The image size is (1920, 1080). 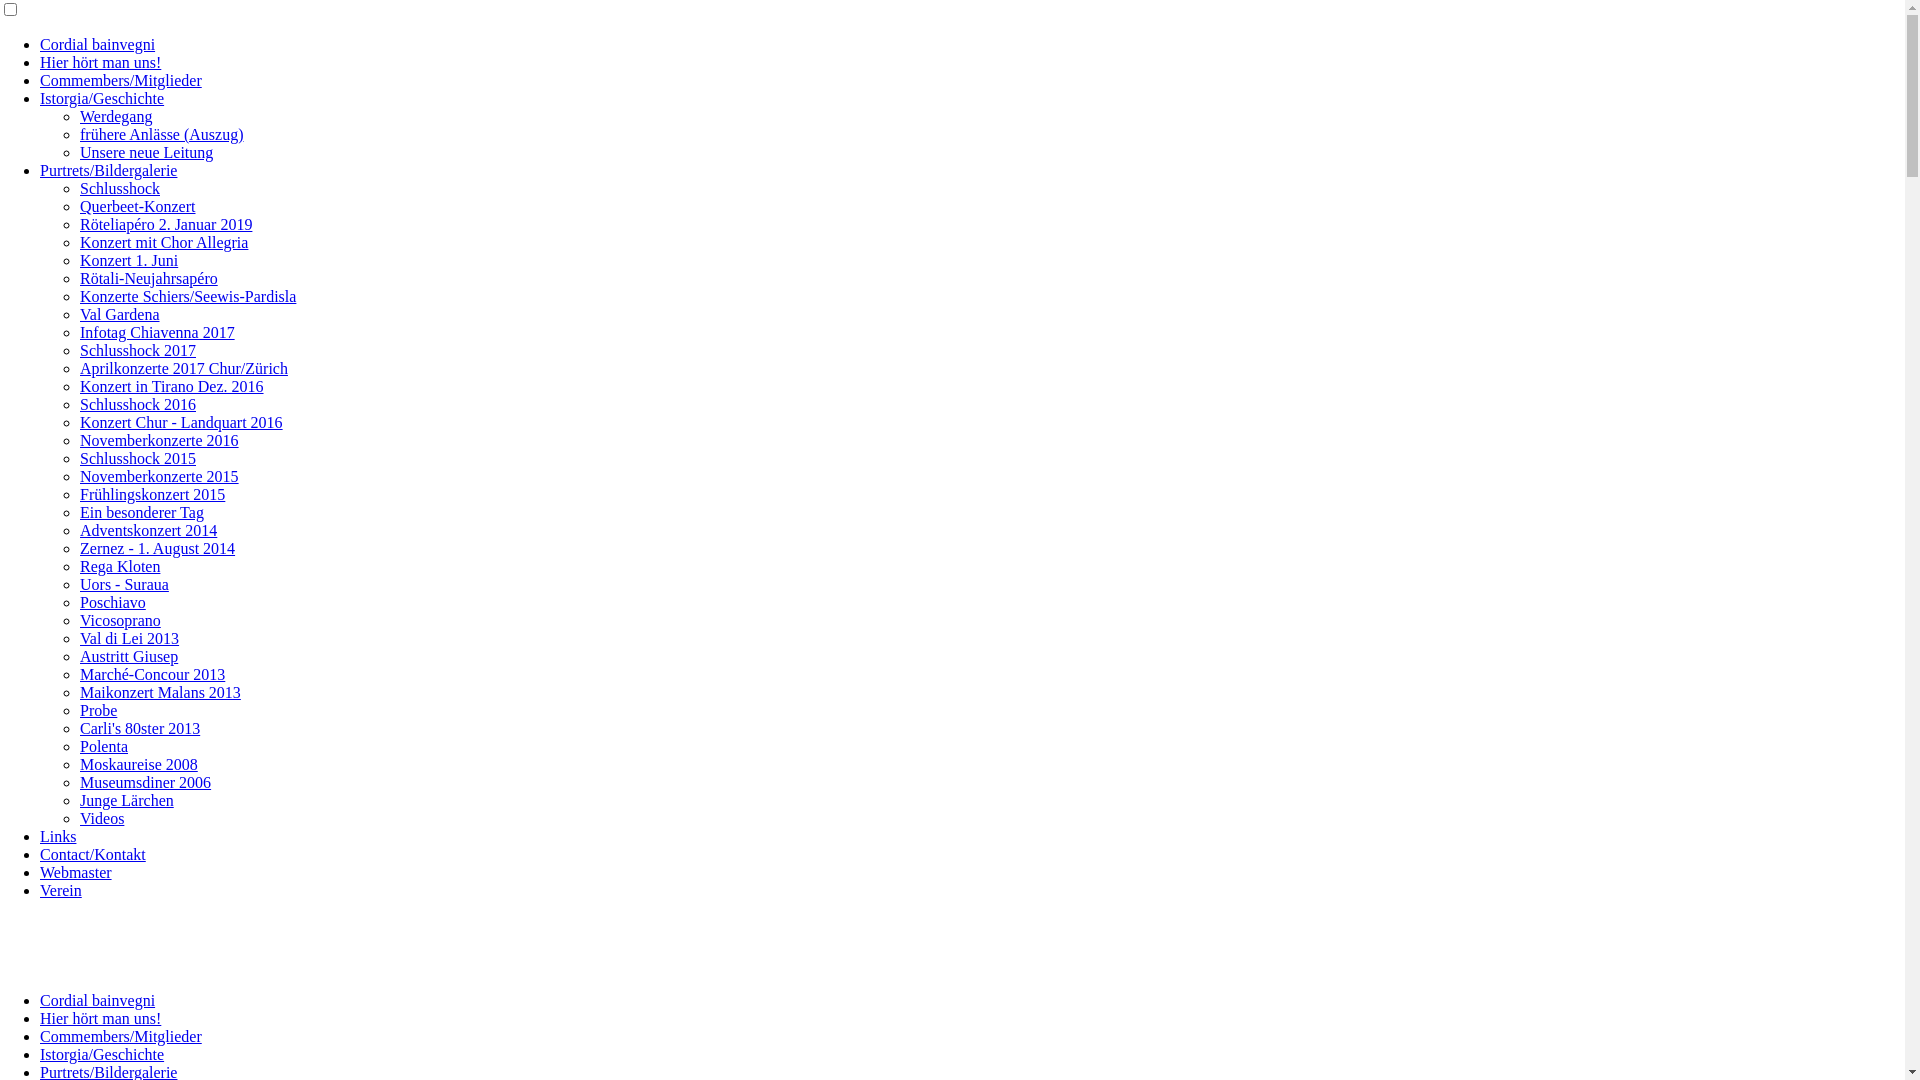 What do you see at coordinates (97, 709) in the screenshot?
I see `'Probe'` at bounding box center [97, 709].